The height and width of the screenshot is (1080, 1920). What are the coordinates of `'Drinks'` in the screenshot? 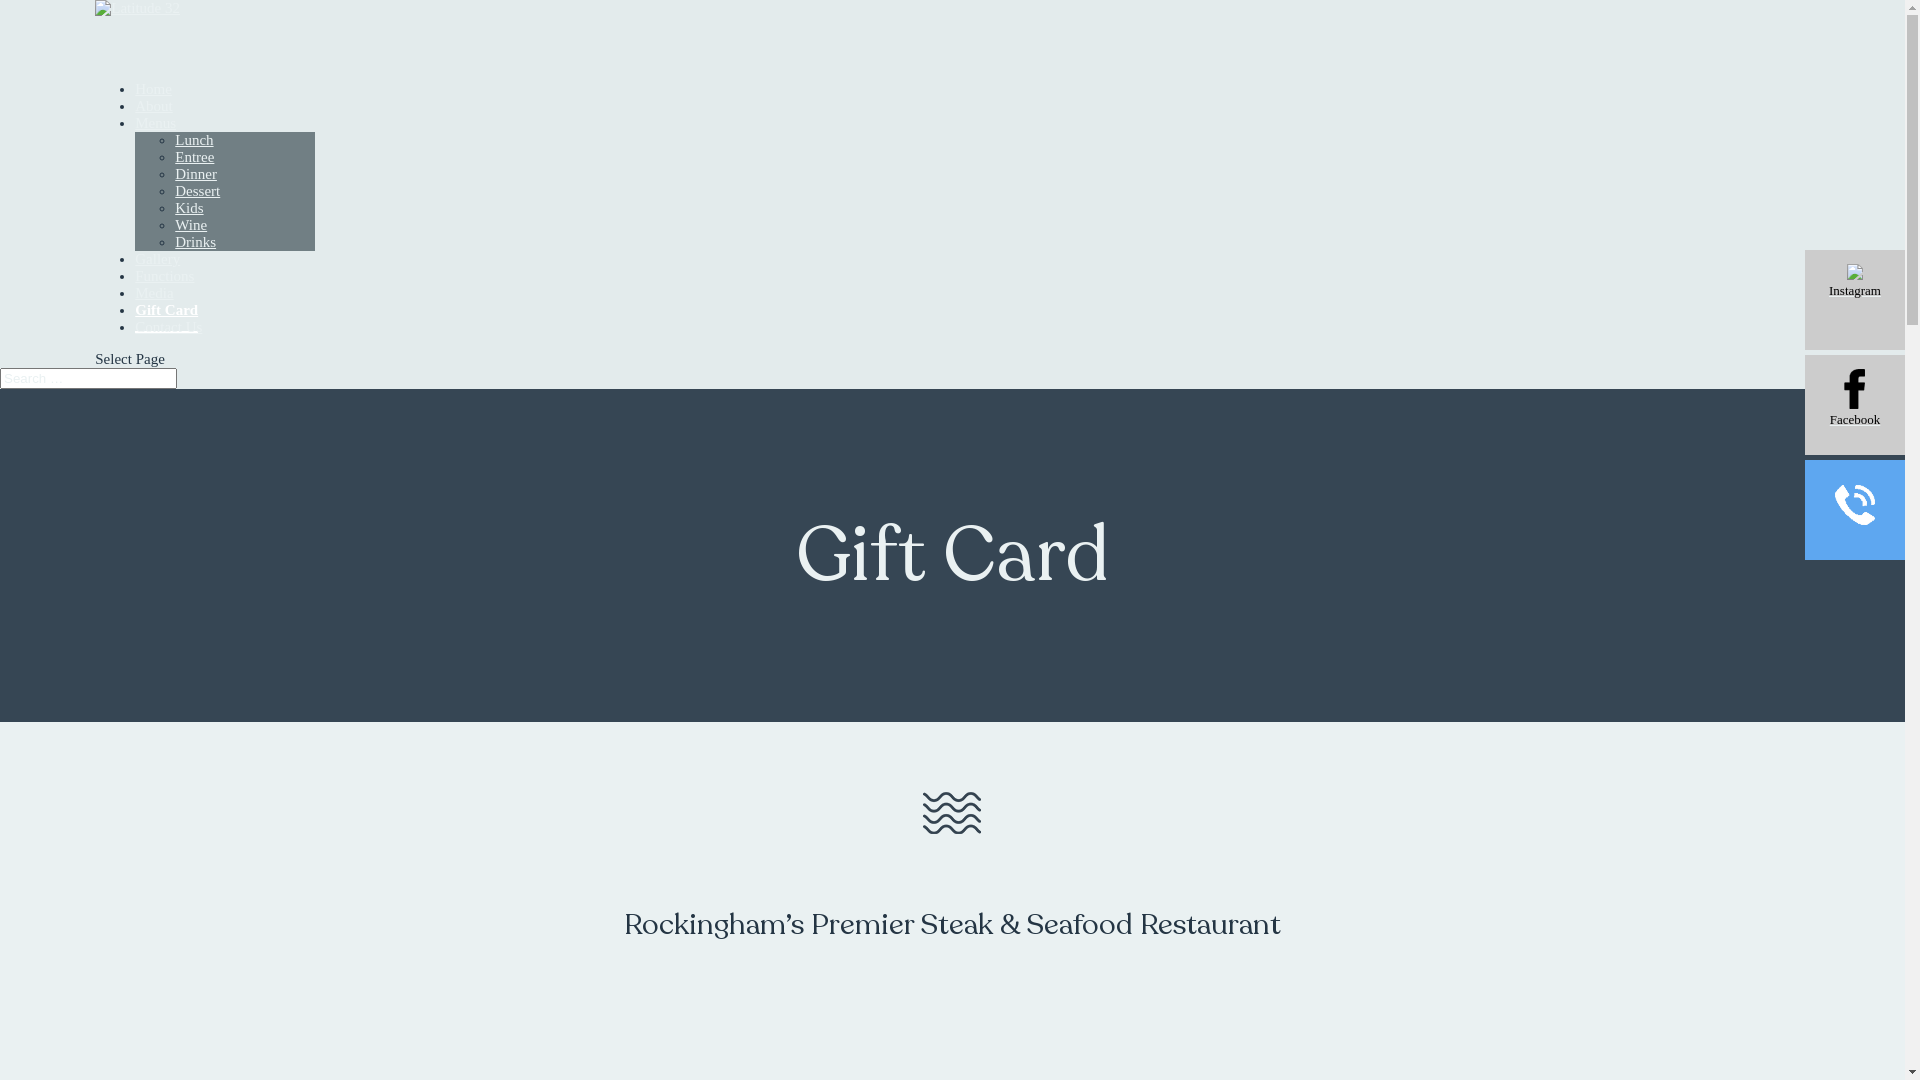 It's located at (195, 241).